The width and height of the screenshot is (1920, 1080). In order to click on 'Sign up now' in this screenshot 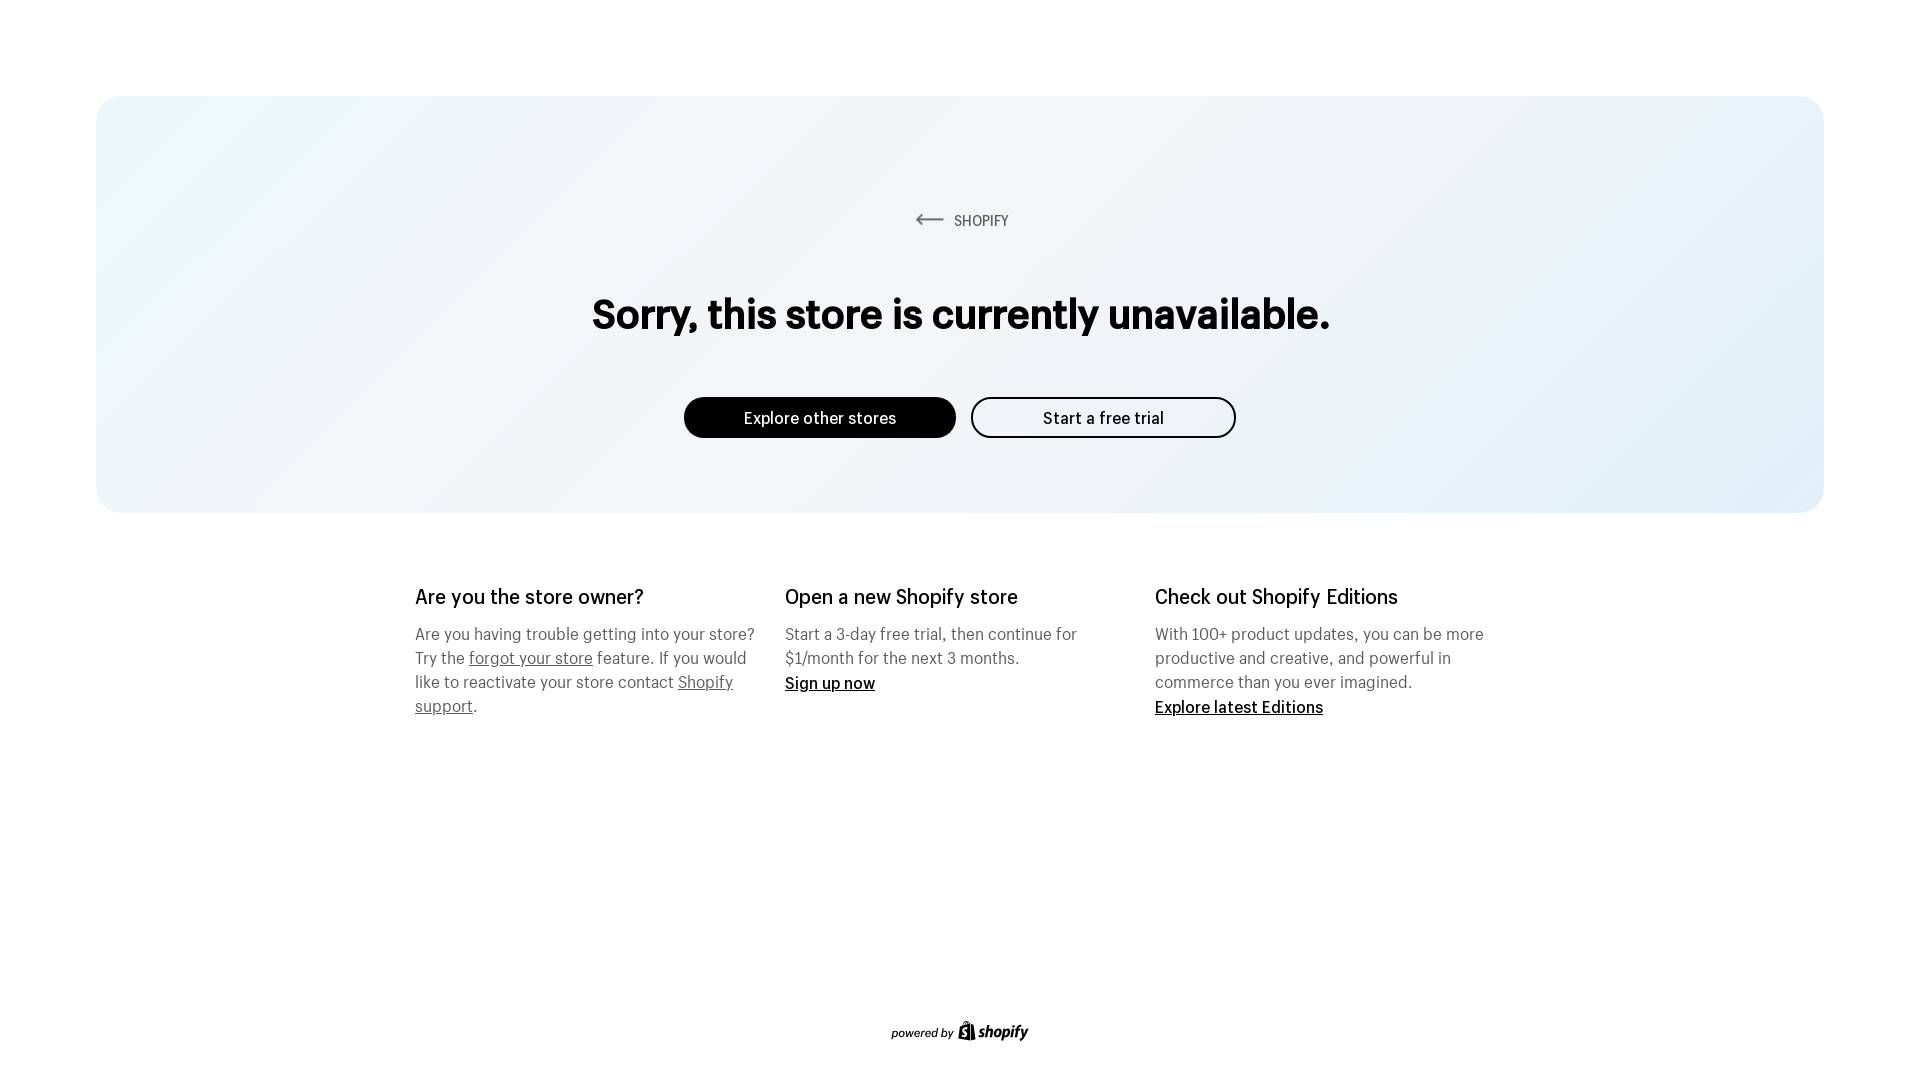, I will do `click(830, 681)`.